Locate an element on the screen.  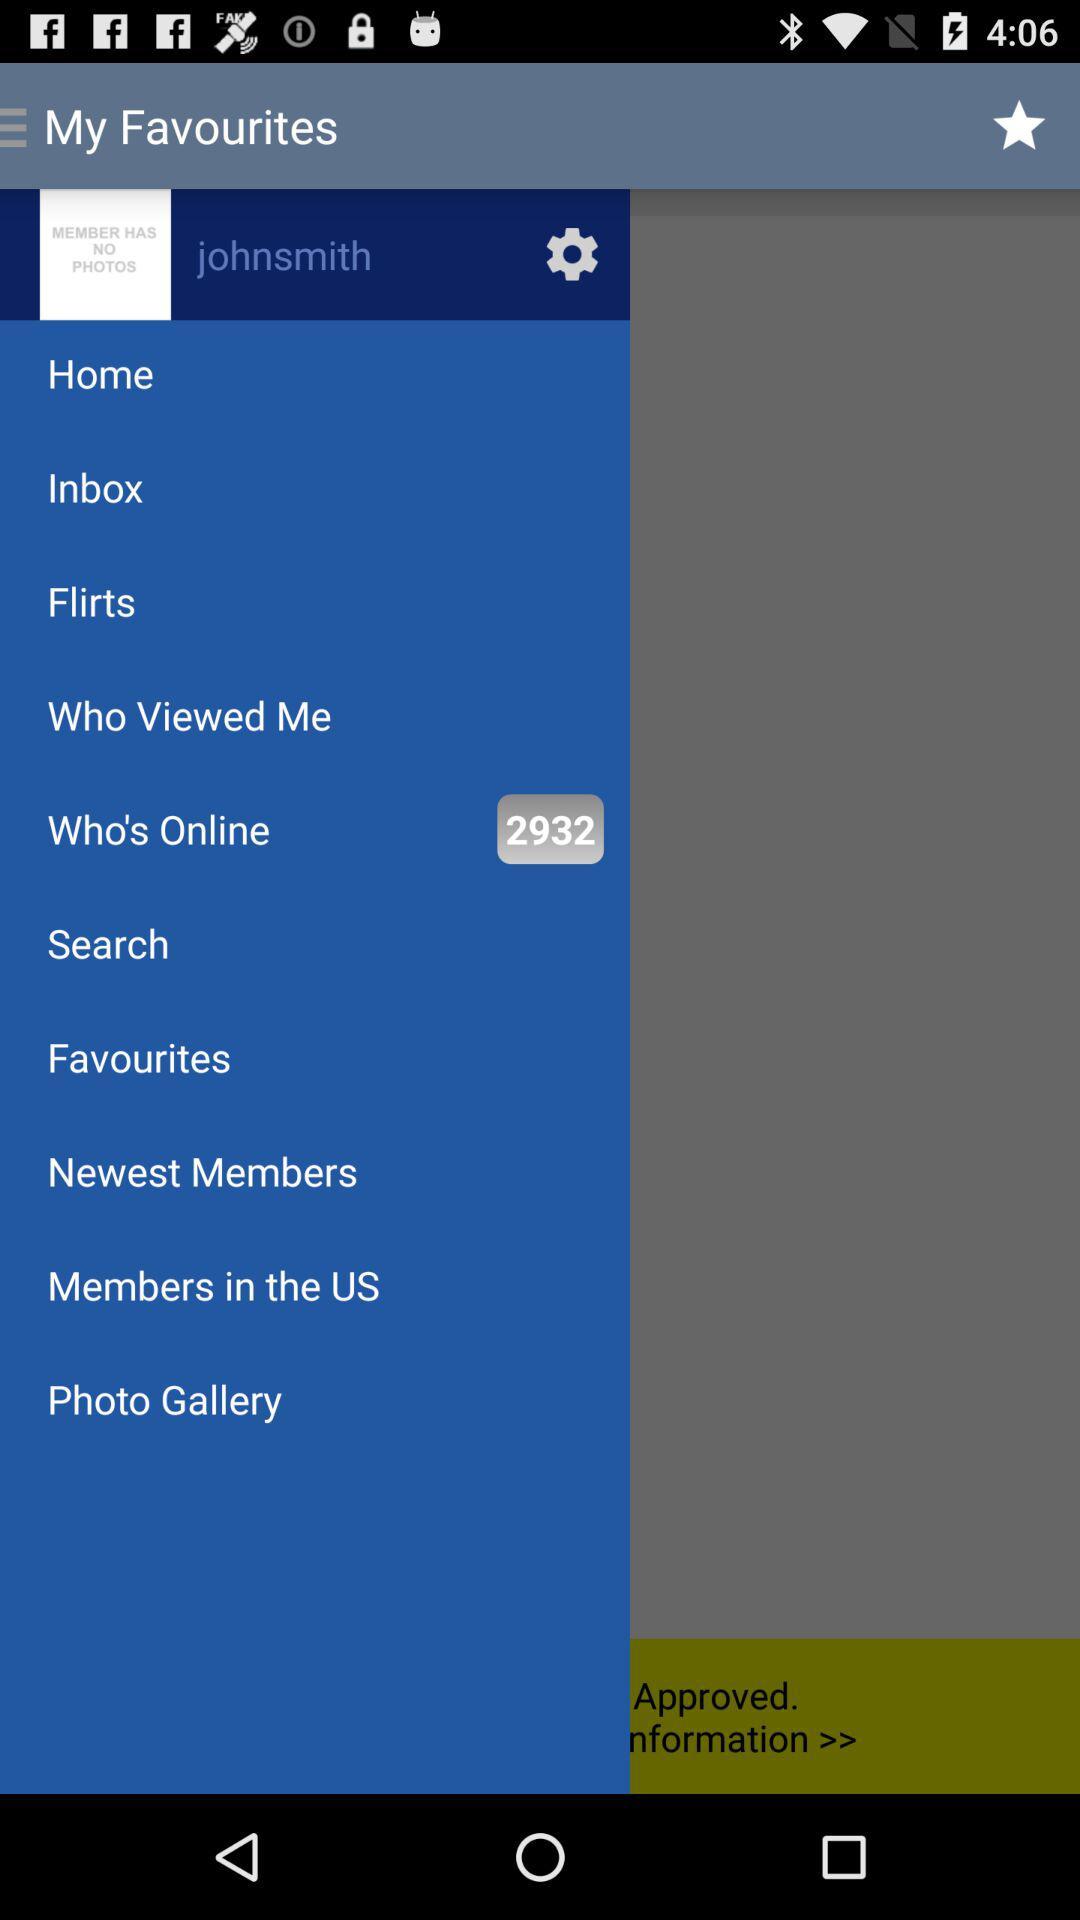
the item below members in the icon is located at coordinates (163, 1398).